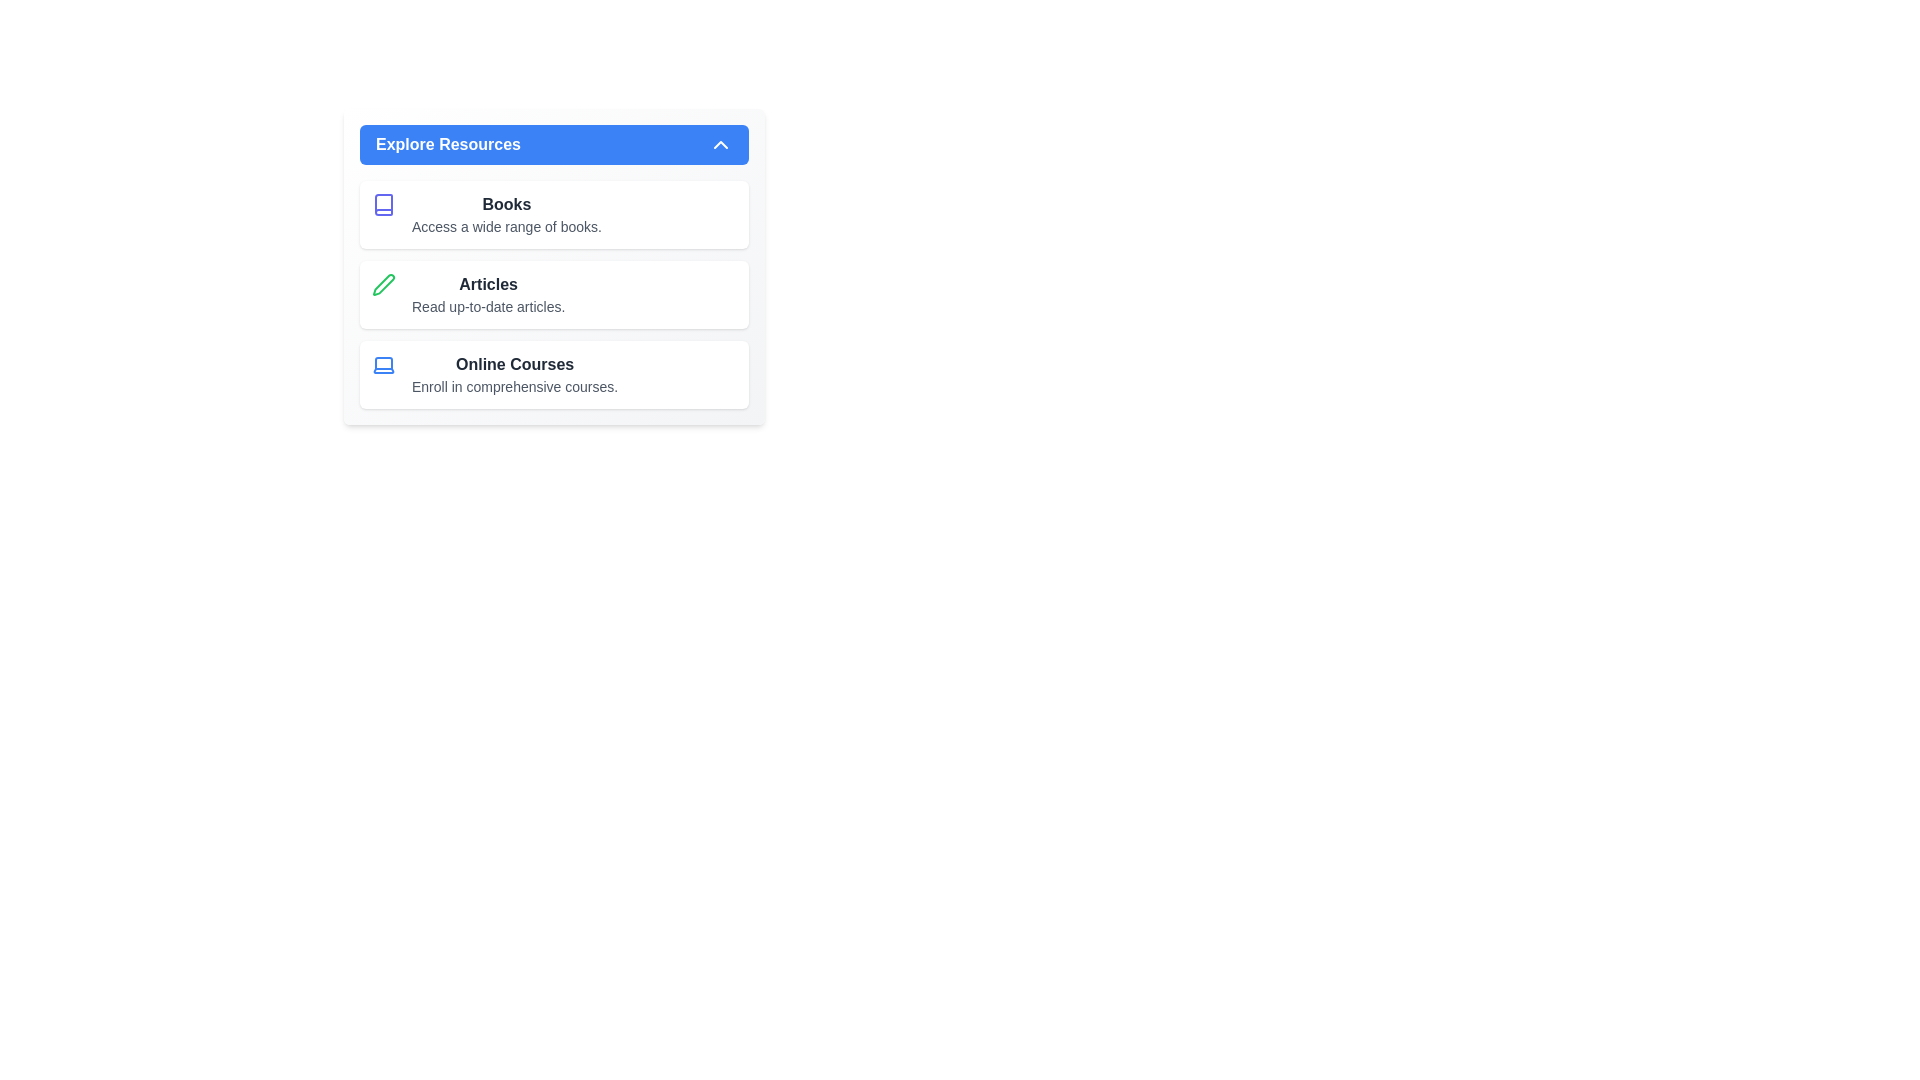 Image resolution: width=1920 pixels, height=1080 pixels. I want to click on the bold text label reading 'Articles' located in the second row of the 'Explore Resources' list, above the descriptive text 'Read up-to-date articles.', so click(488, 285).